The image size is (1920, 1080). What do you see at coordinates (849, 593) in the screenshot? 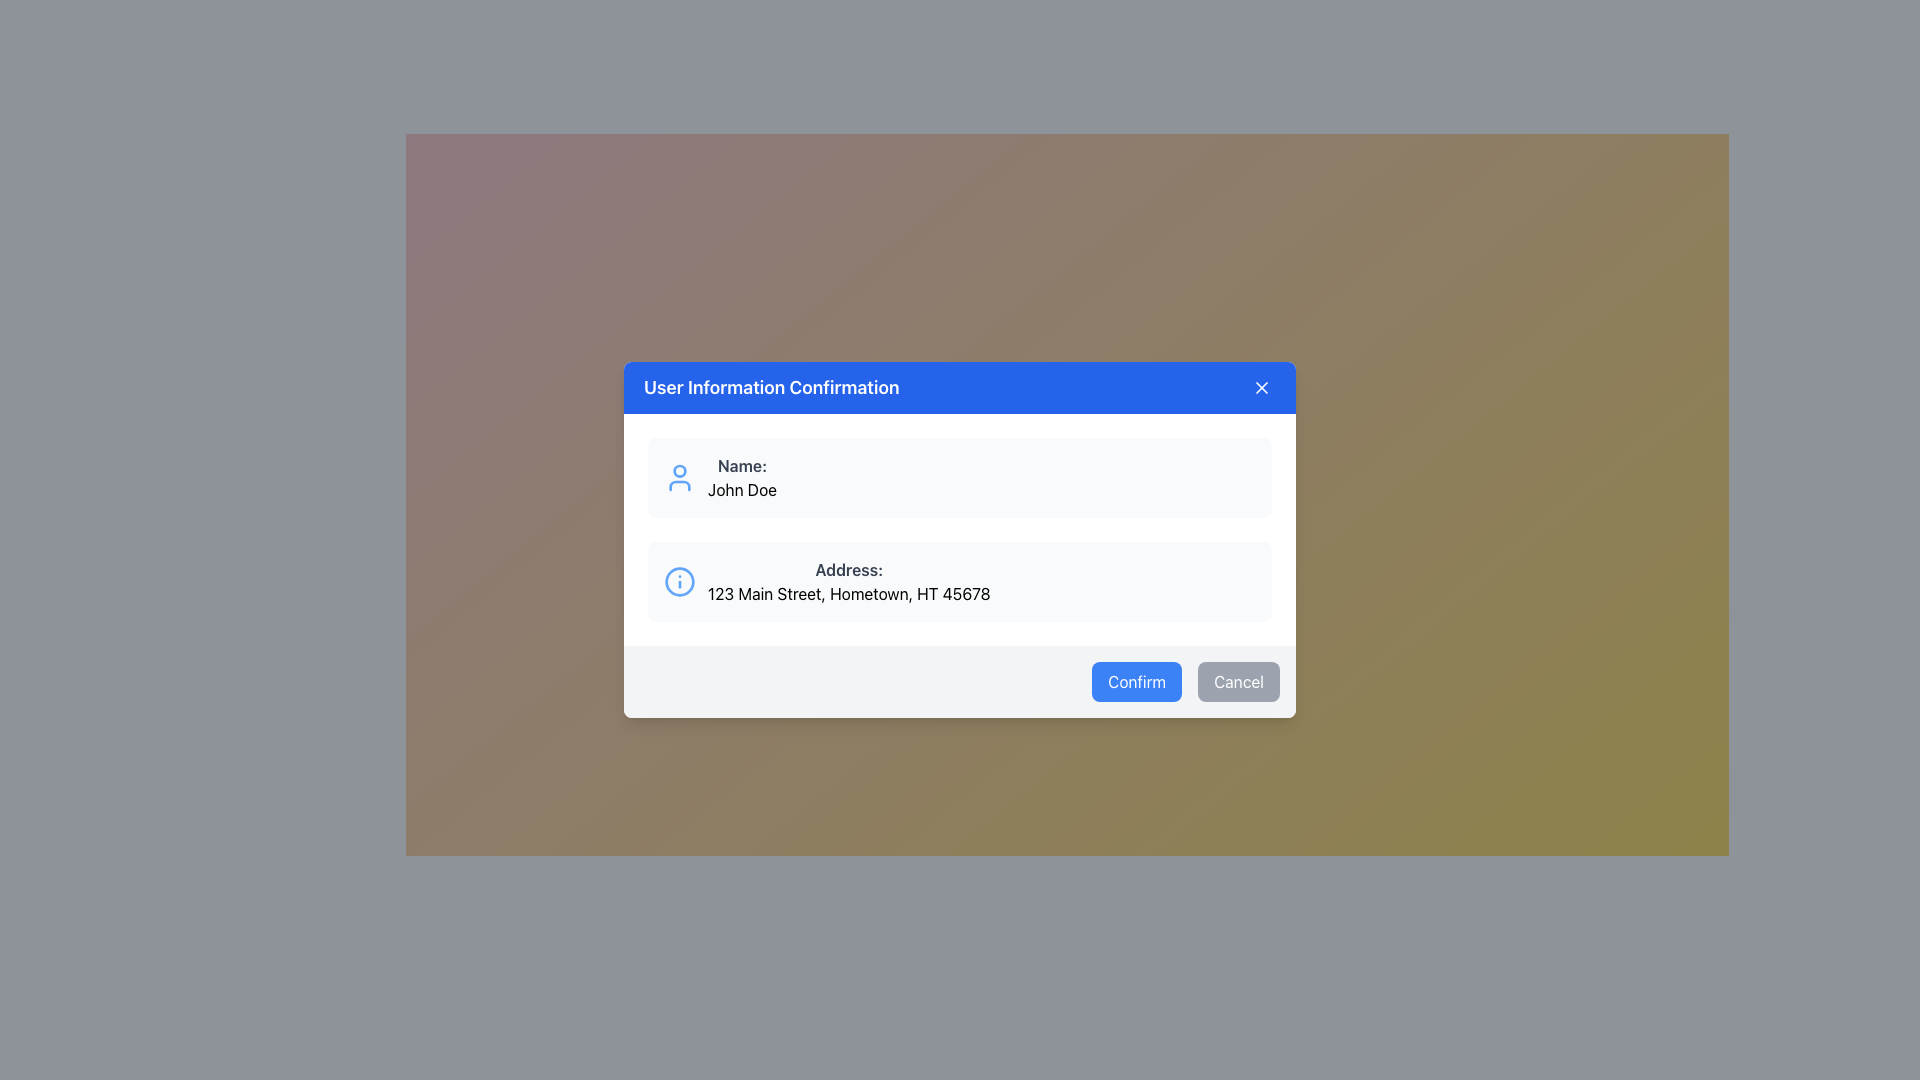
I see `the static text content displaying '123 Main Street, Hometown, HT 45678' located under the label 'Address:' in the 'User Information Confirmation' modal` at bounding box center [849, 593].